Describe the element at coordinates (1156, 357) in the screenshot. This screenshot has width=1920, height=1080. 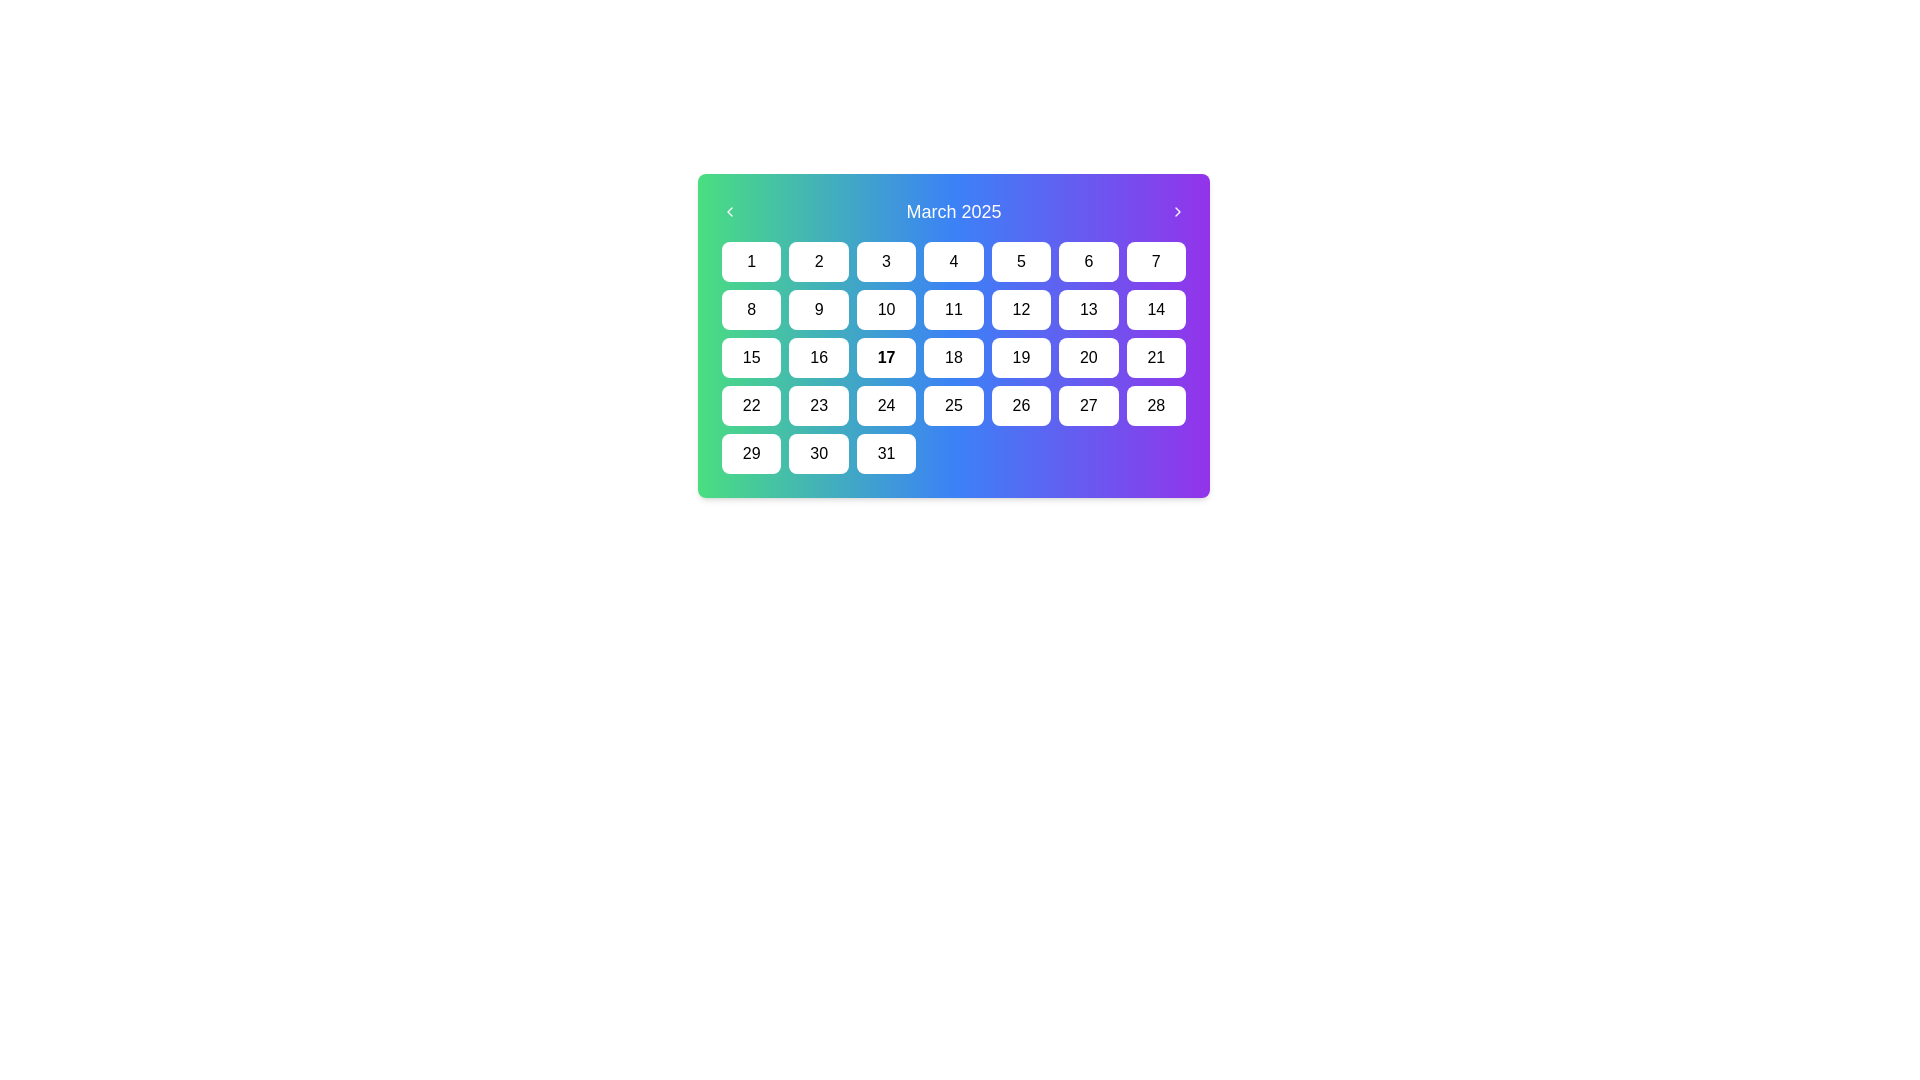
I see `the Calendar Date Item displaying the date '21' in the March 2025 calendar` at that location.